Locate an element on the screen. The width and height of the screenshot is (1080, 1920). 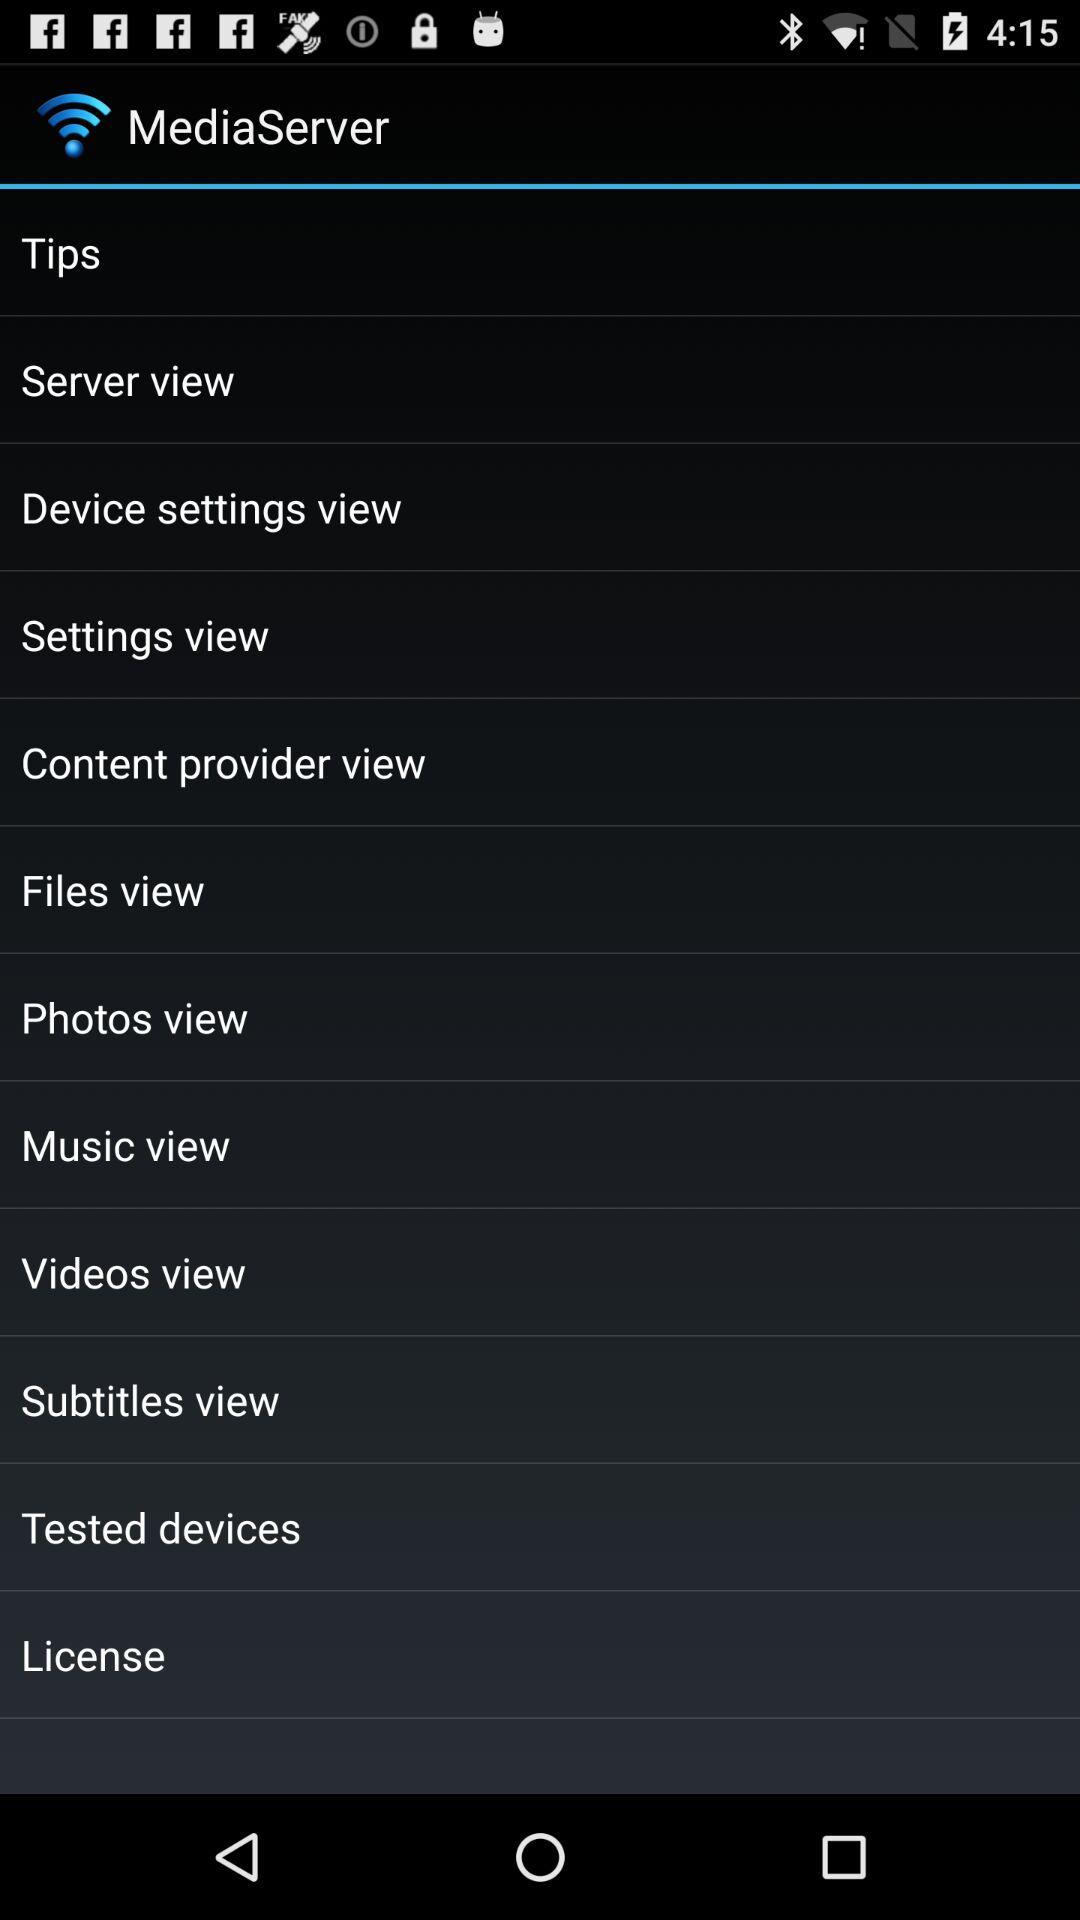
the checkbox above the server view item is located at coordinates (540, 251).